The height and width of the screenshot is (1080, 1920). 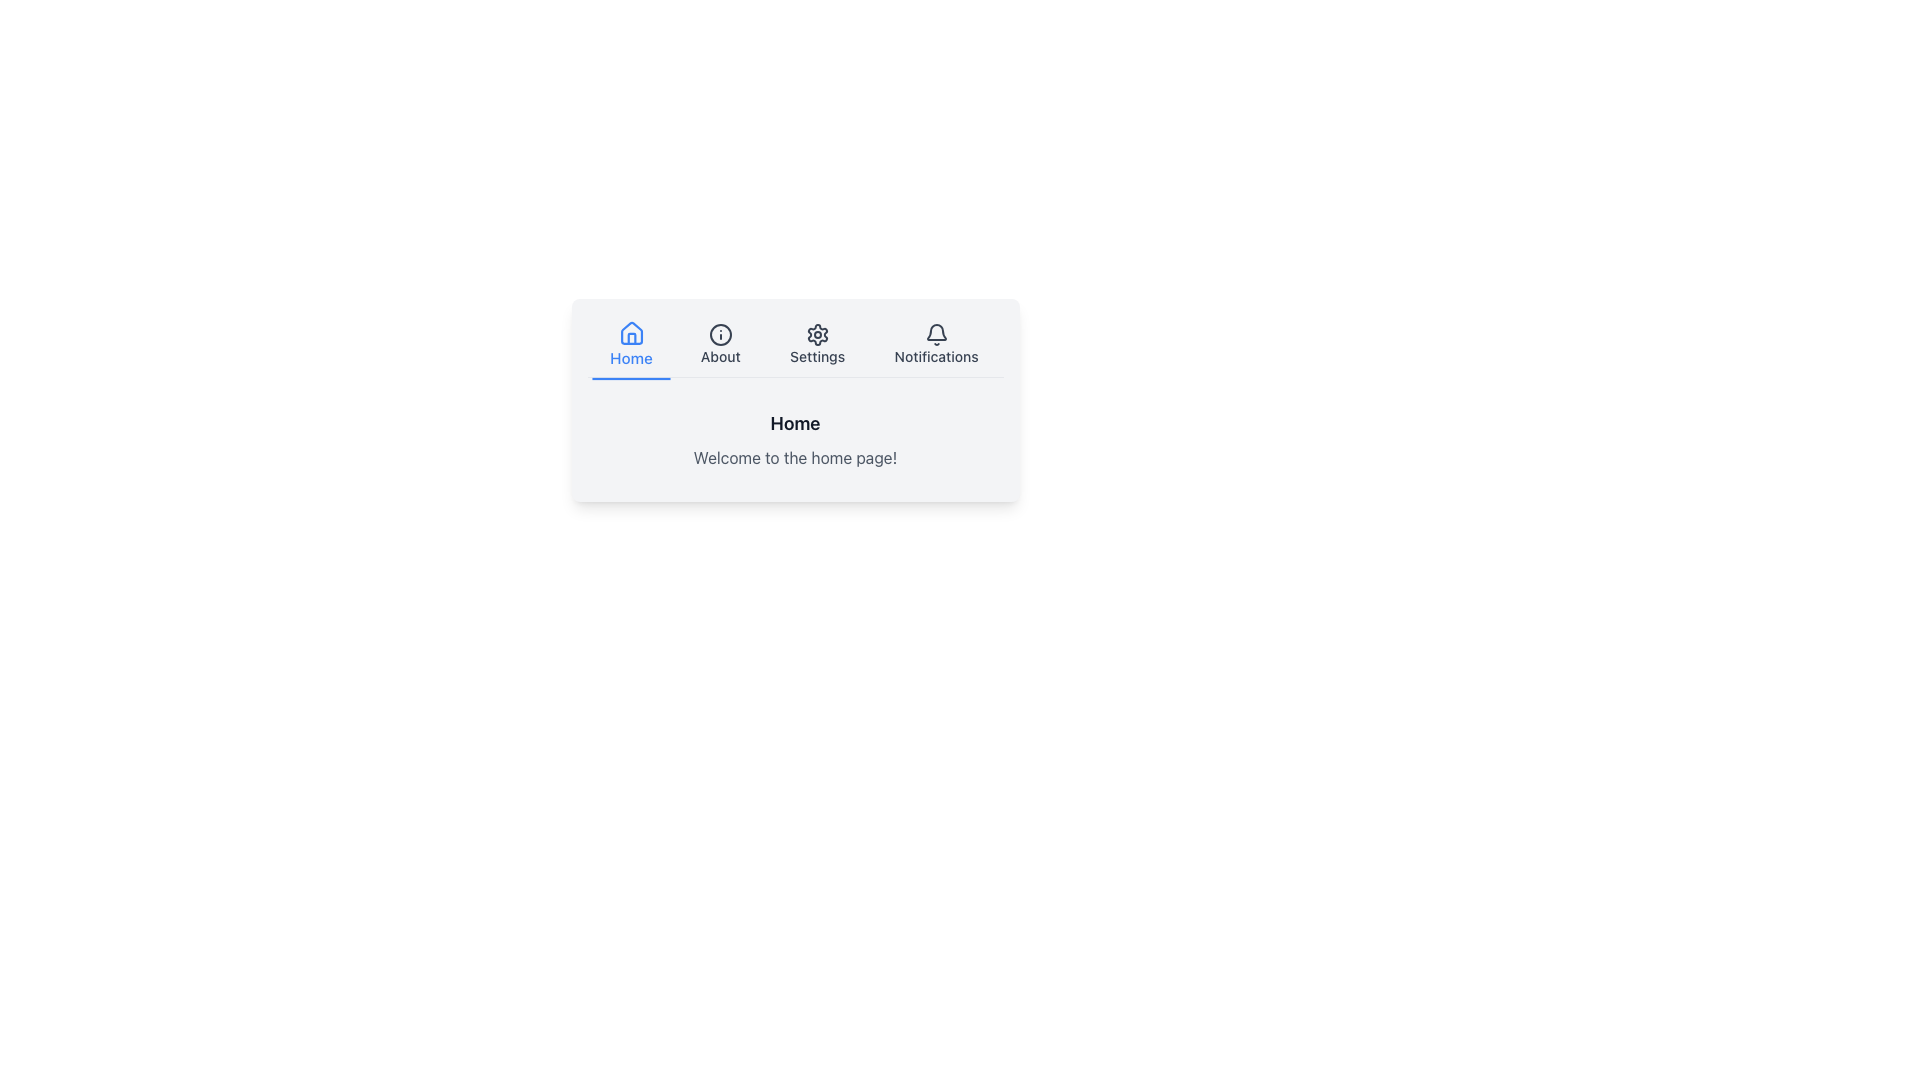 I want to click on the 'Home' icon located in the navigation bar at the top of the interface, which is the leftmost icon in a row of navigation options, so click(x=630, y=332).